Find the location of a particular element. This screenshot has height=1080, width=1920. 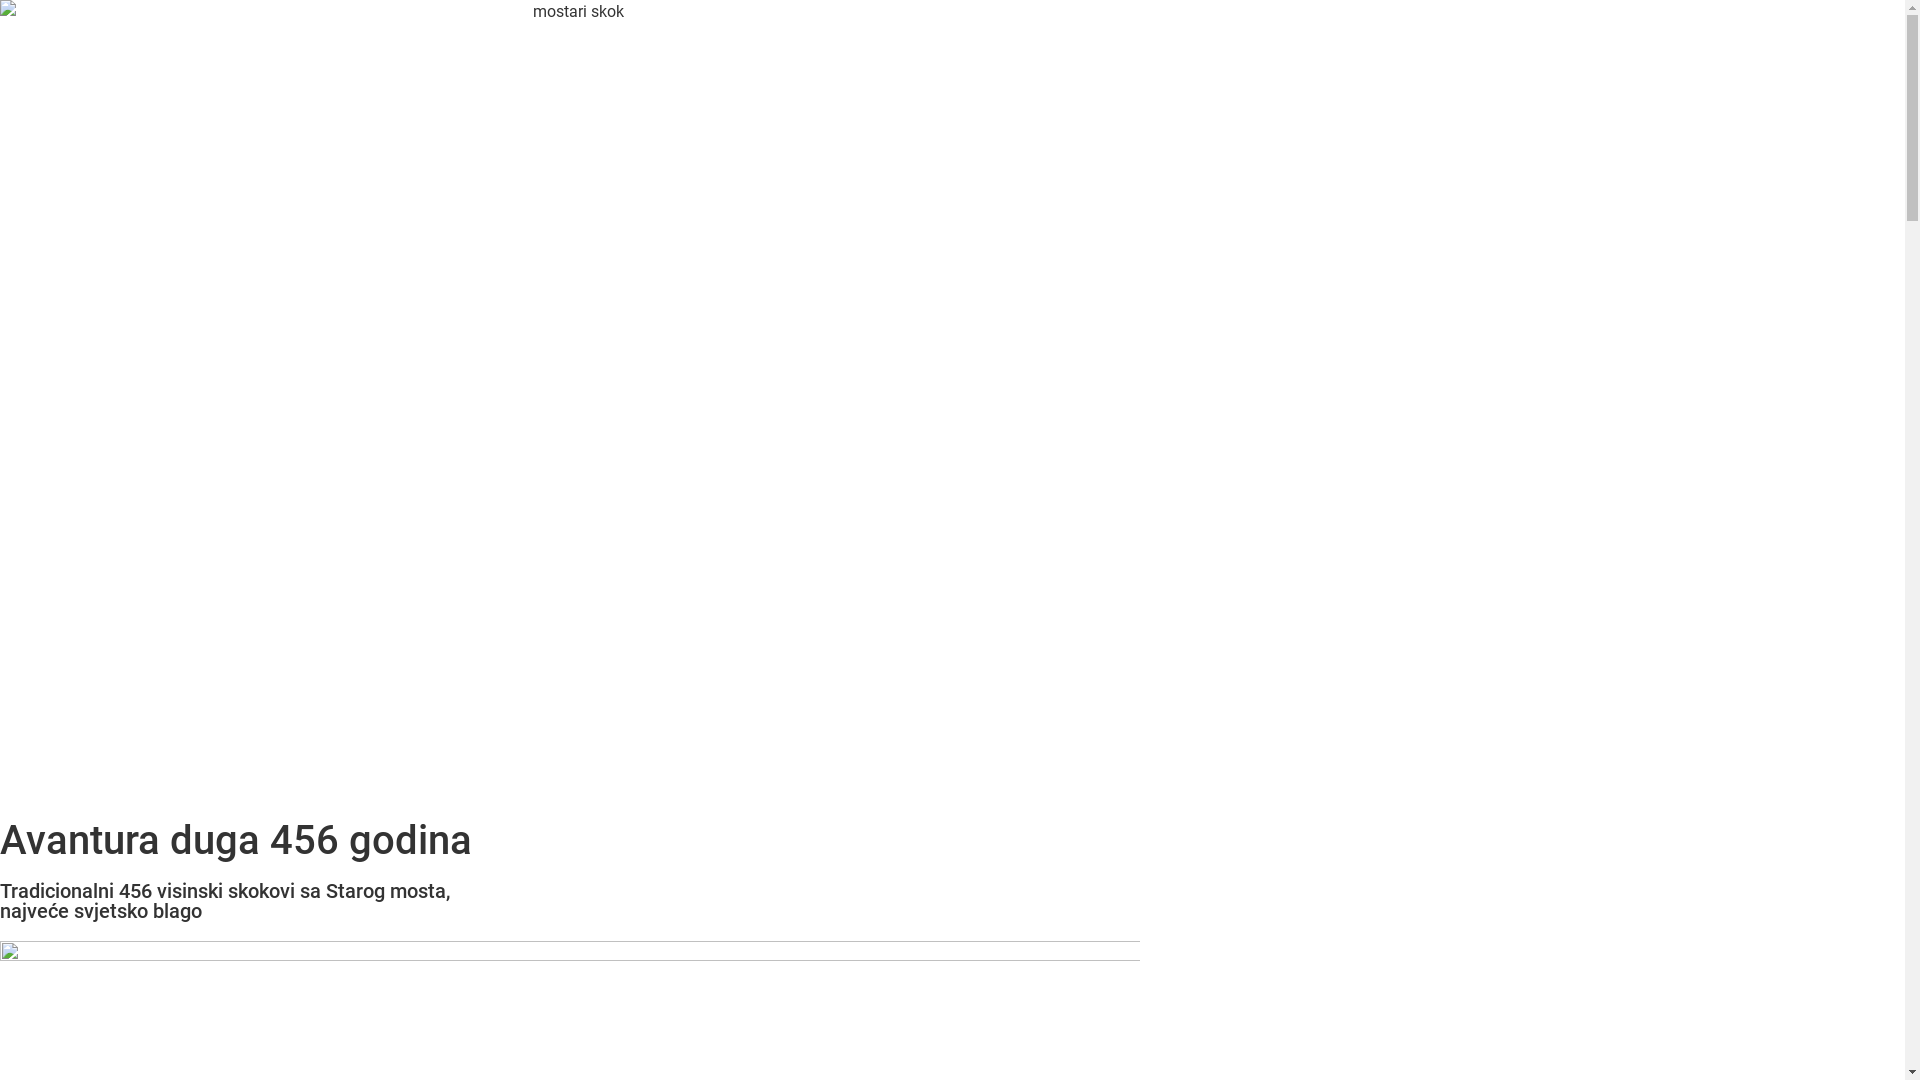

'Skip to content' is located at coordinates (0, 0).